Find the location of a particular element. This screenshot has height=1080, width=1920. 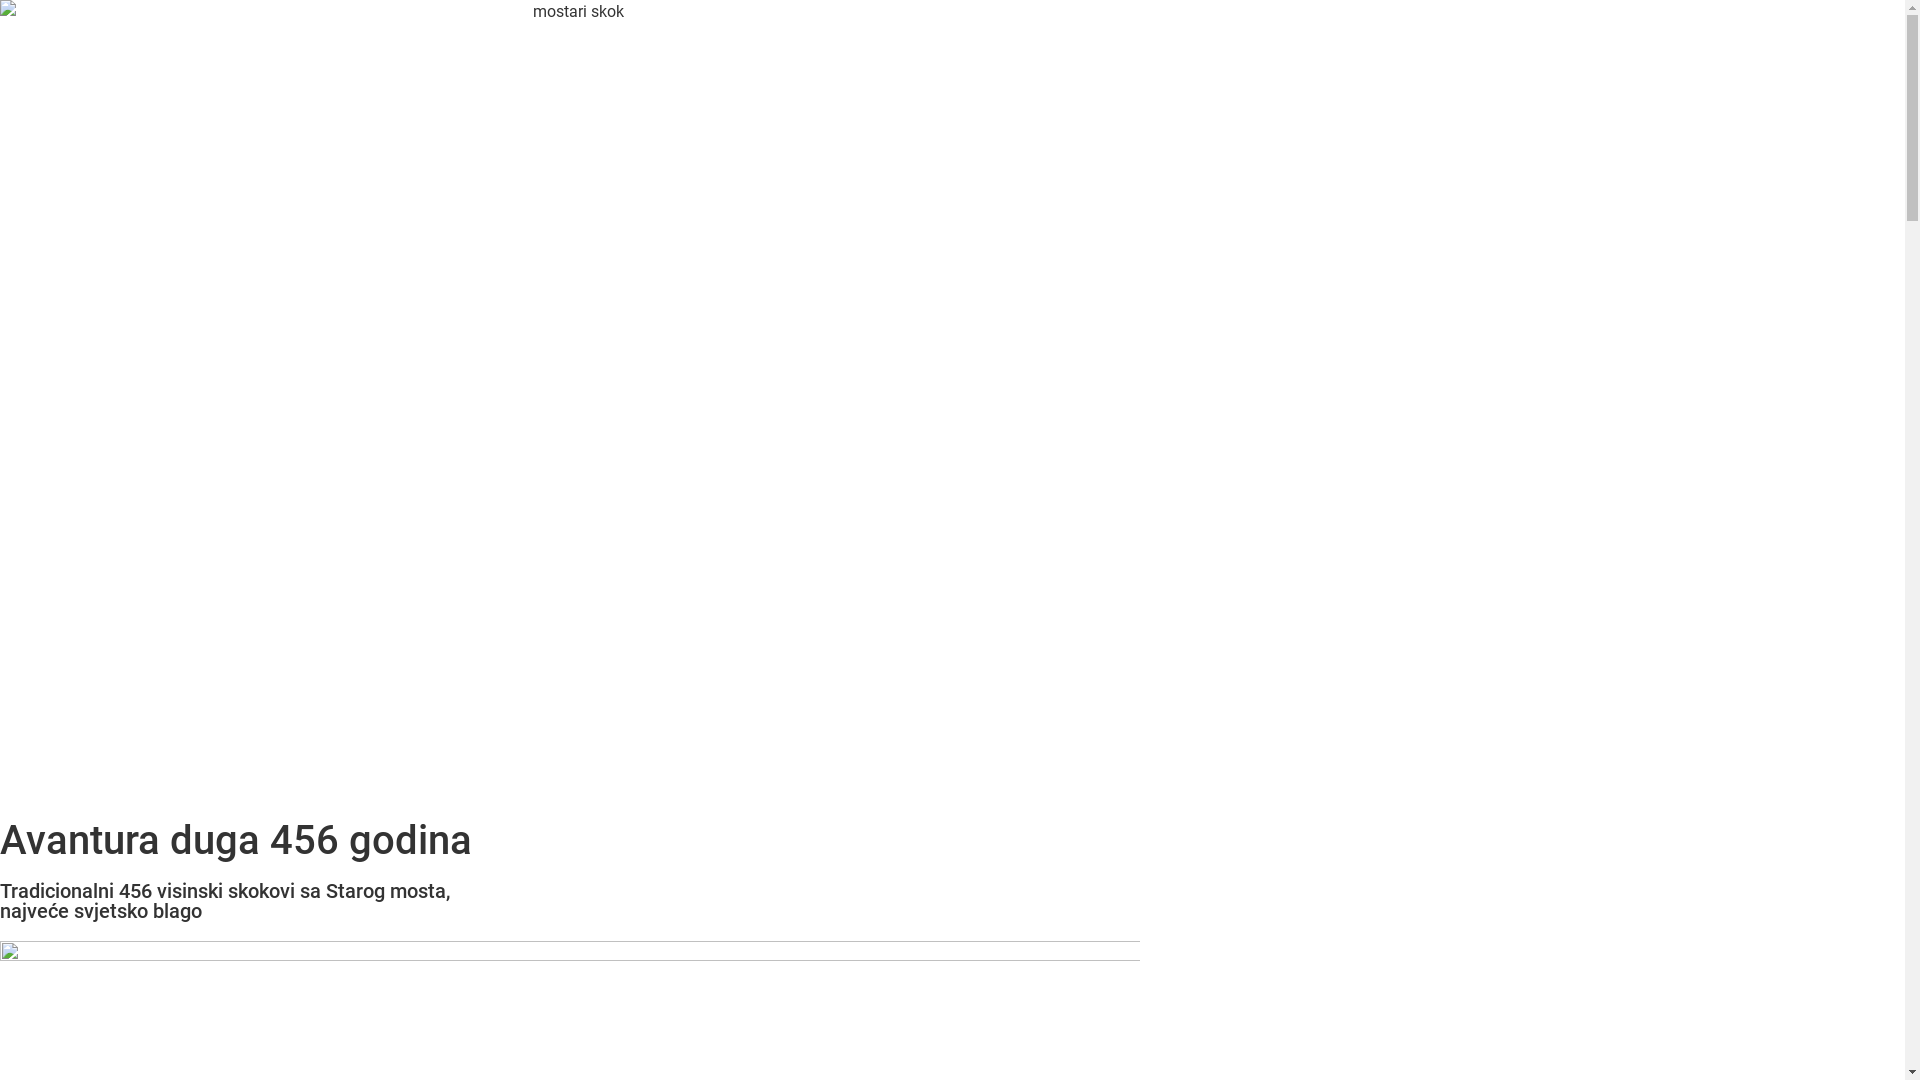

'Skip to content' is located at coordinates (0, 0).